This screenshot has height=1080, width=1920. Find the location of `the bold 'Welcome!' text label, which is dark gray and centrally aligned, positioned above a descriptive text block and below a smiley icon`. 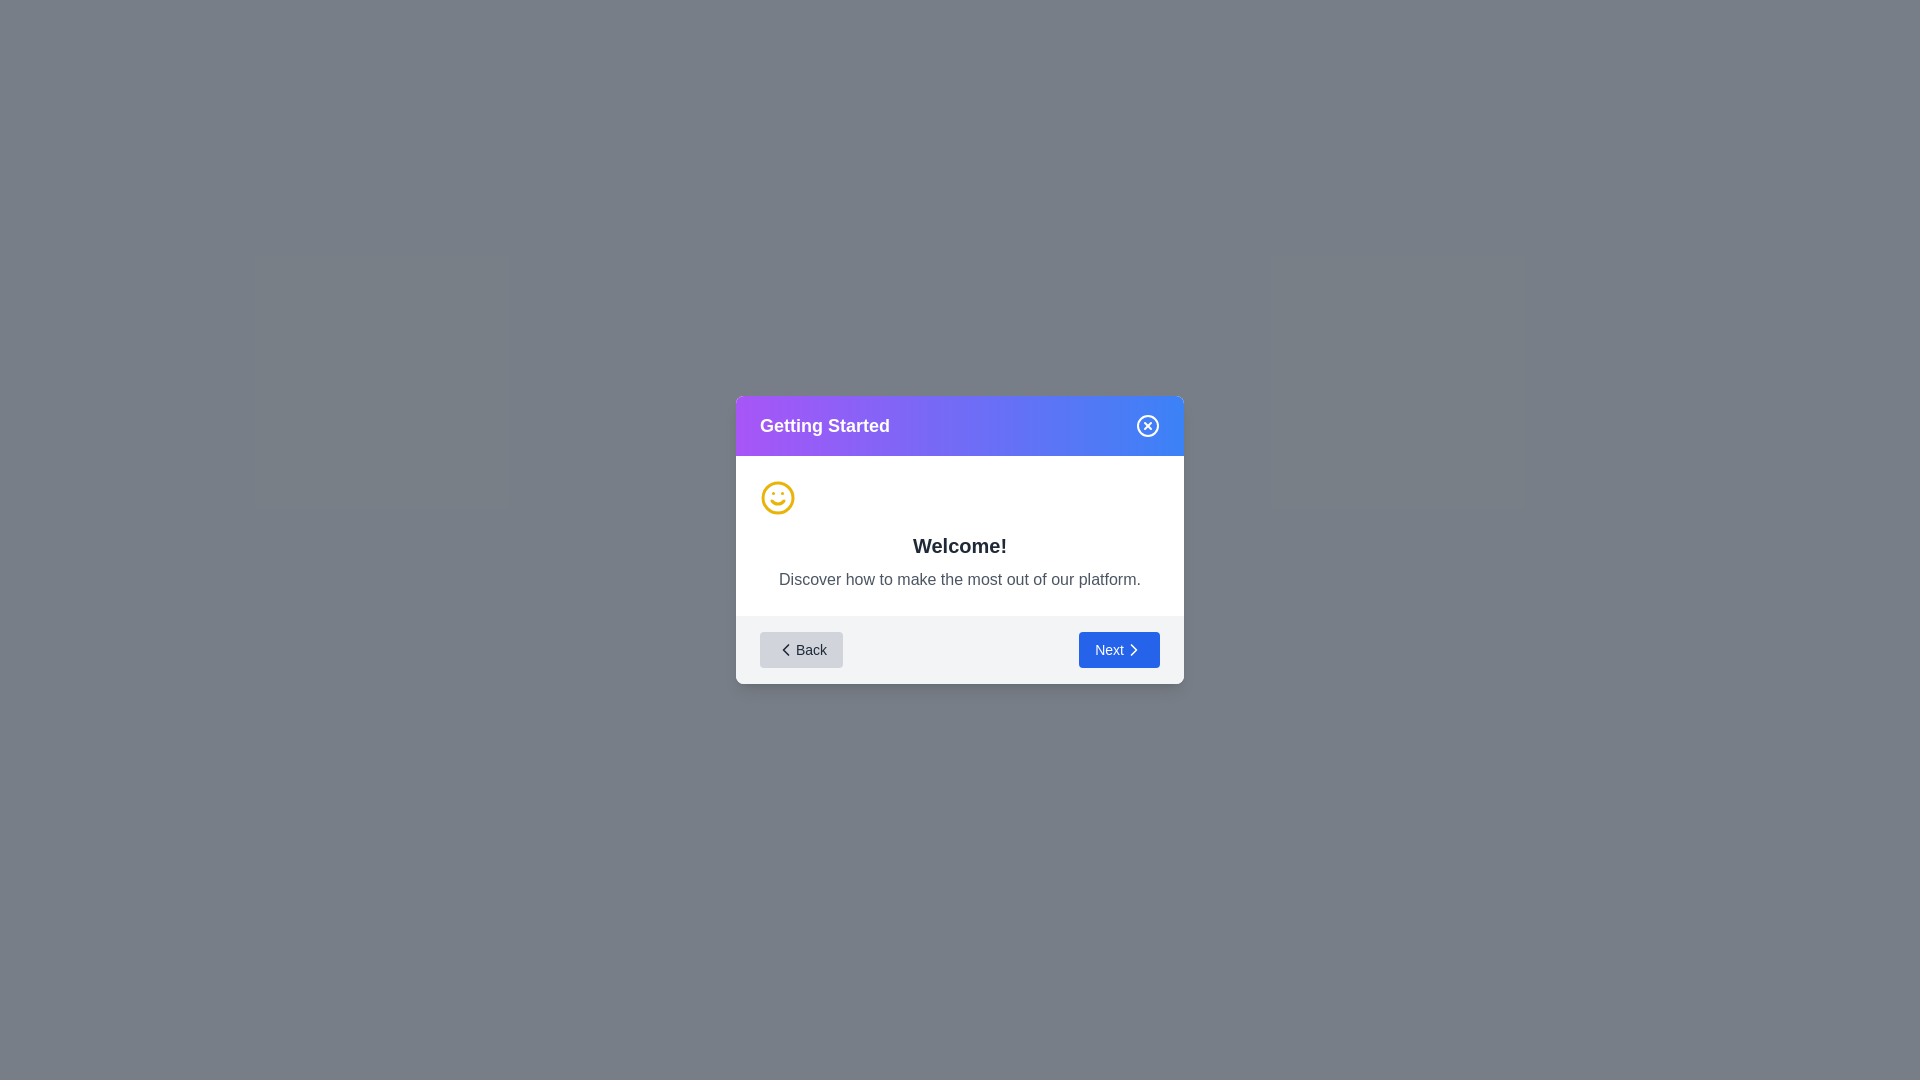

the bold 'Welcome!' text label, which is dark gray and centrally aligned, positioned above a descriptive text block and below a smiley icon is located at coordinates (960, 546).